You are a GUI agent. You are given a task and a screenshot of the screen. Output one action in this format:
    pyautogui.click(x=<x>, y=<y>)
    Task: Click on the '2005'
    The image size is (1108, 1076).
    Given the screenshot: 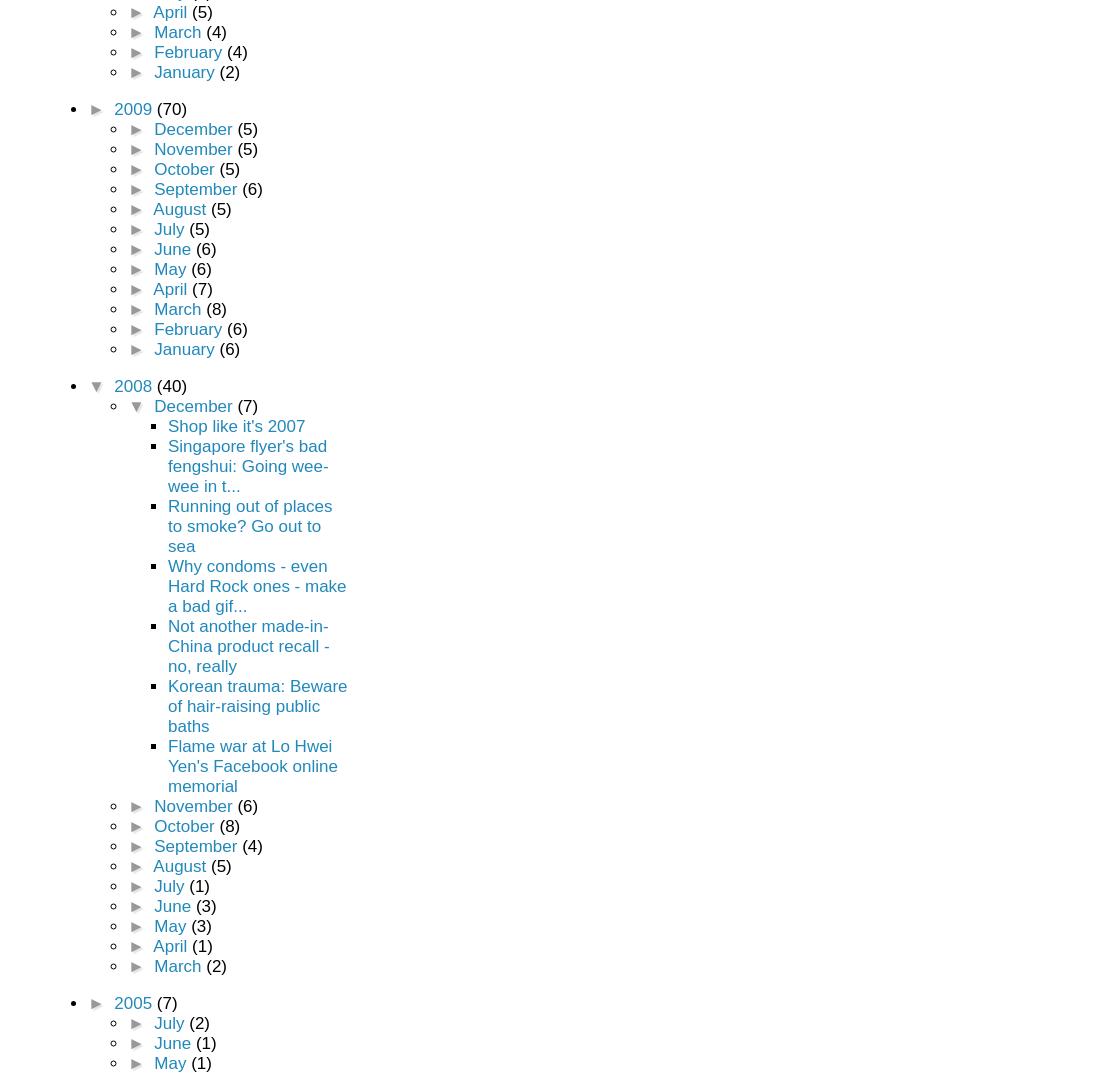 What is the action you would take?
    pyautogui.click(x=134, y=1002)
    